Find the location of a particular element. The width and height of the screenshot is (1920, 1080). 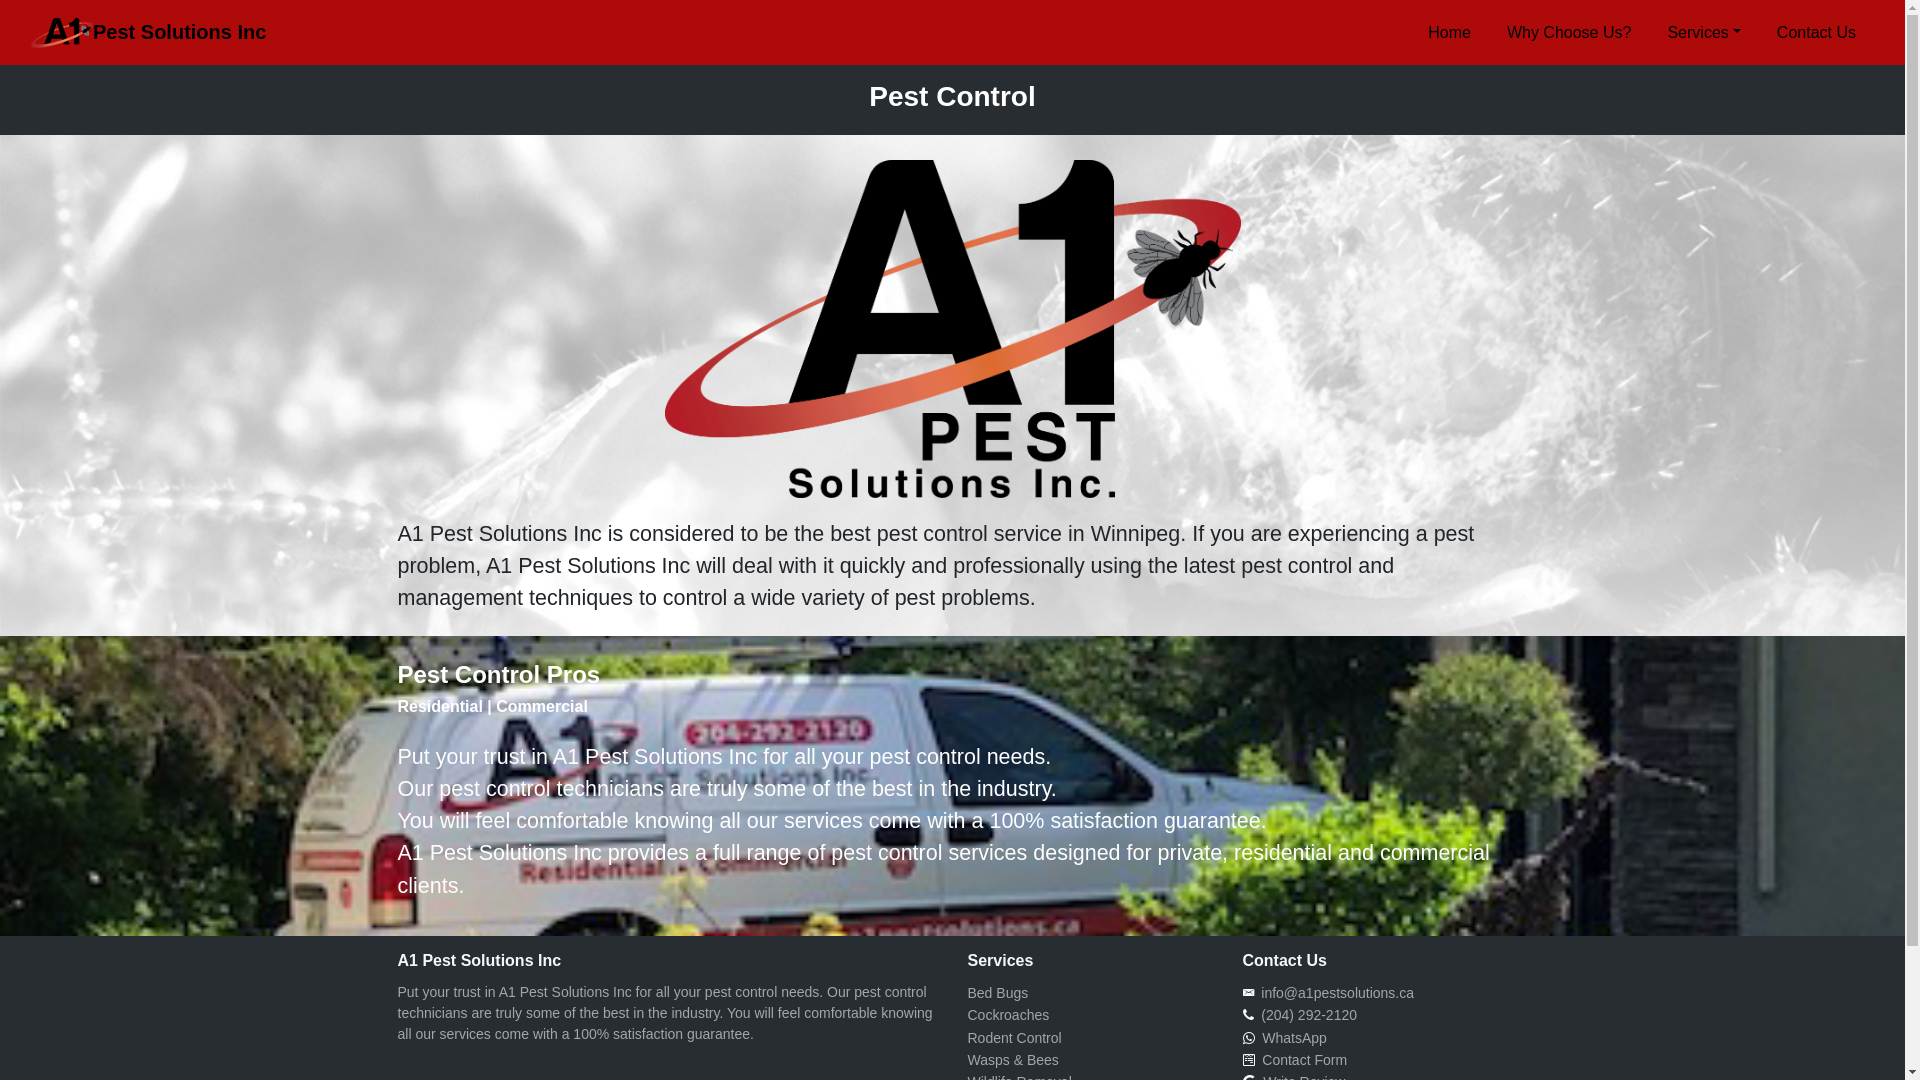

'  Contact Form' is located at coordinates (1252, 1059).